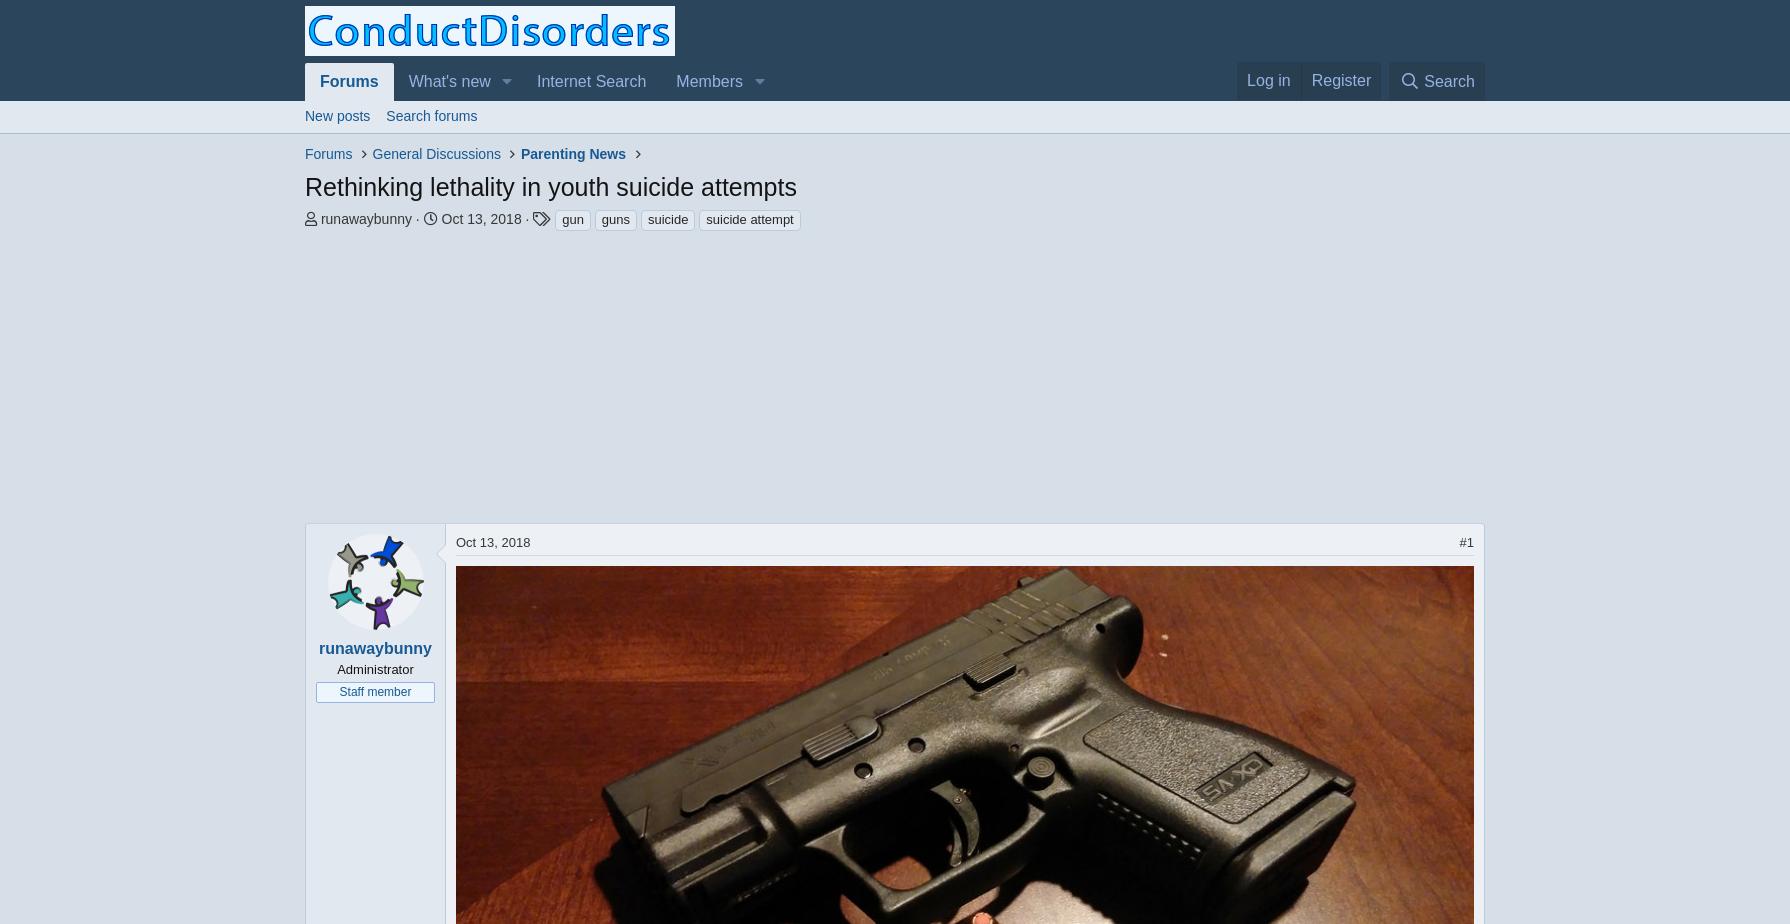 Image resolution: width=1790 pixels, height=924 pixels. Describe the element at coordinates (1341, 80) in the screenshot. I see `'Register'` at that location.